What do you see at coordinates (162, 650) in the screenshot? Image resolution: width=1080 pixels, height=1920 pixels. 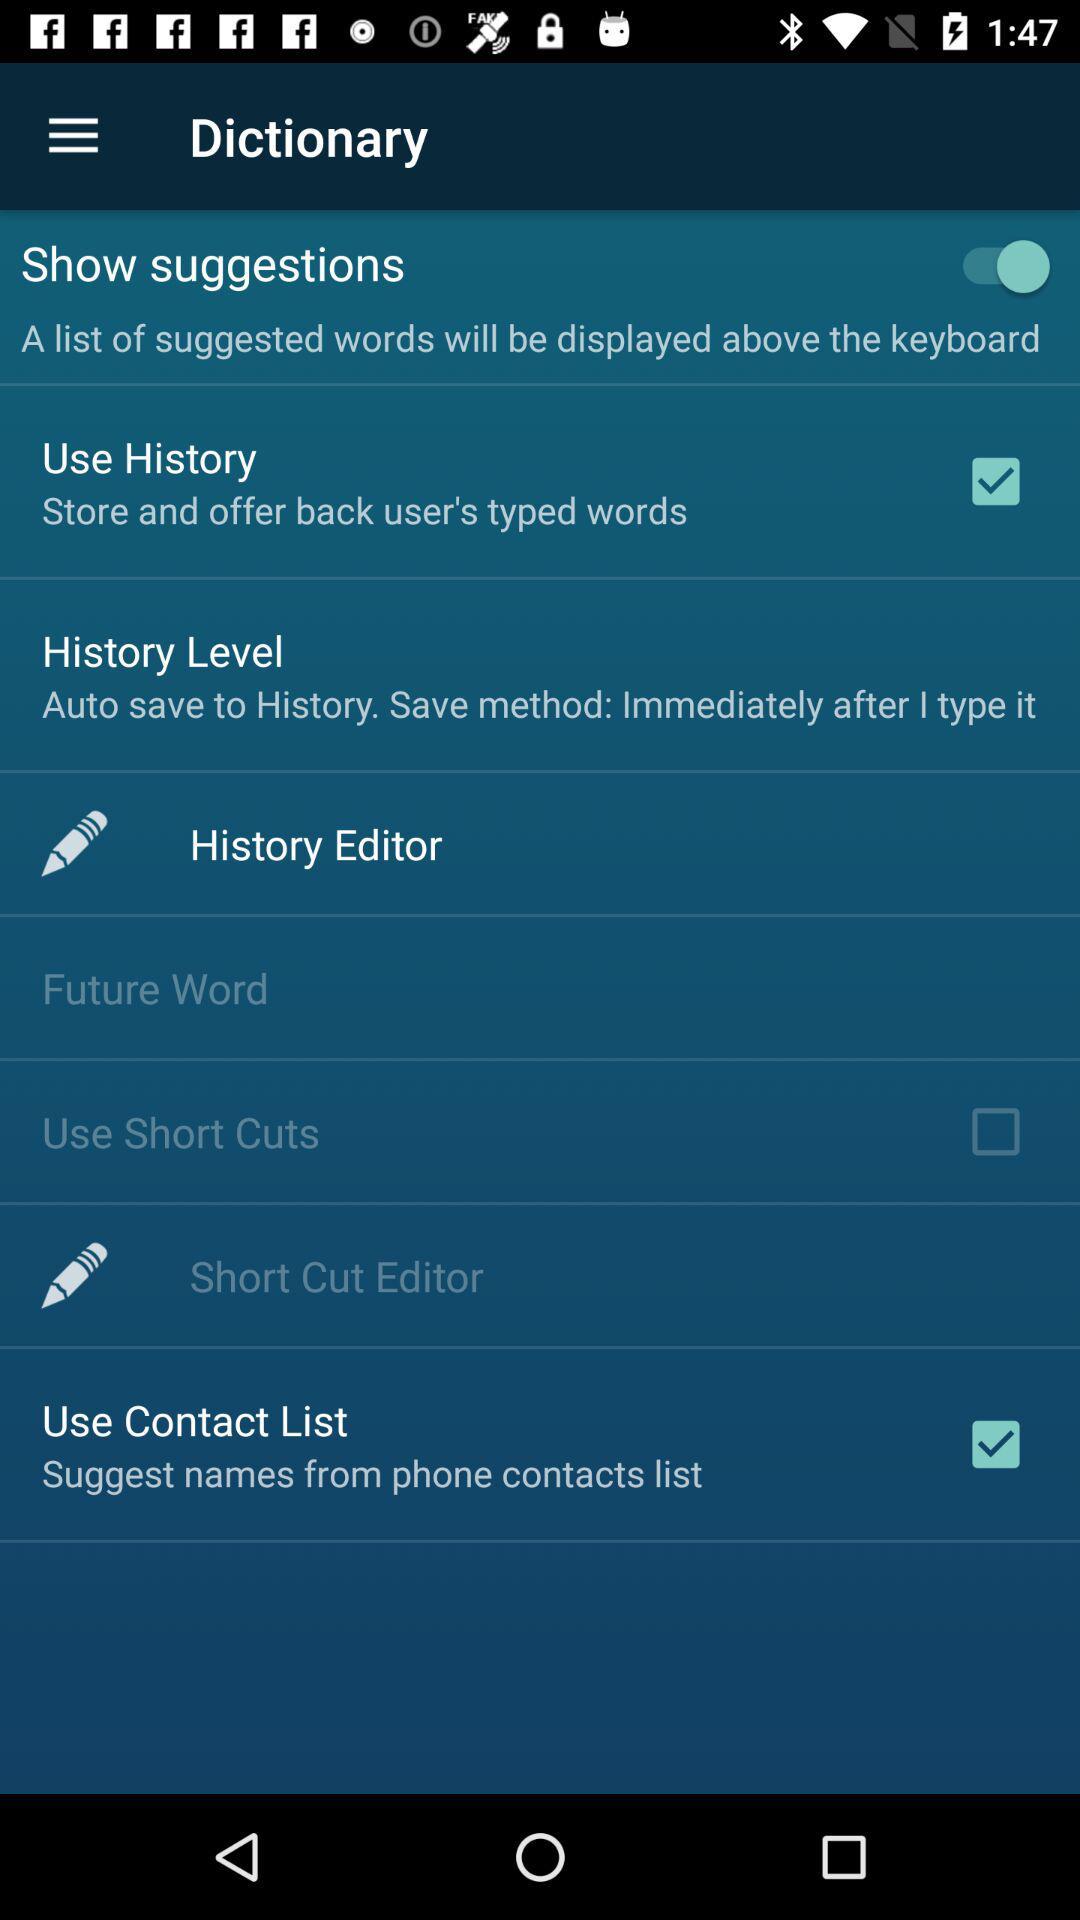 I see `the item above the auto save to icon` at bounding box center [162, 650].